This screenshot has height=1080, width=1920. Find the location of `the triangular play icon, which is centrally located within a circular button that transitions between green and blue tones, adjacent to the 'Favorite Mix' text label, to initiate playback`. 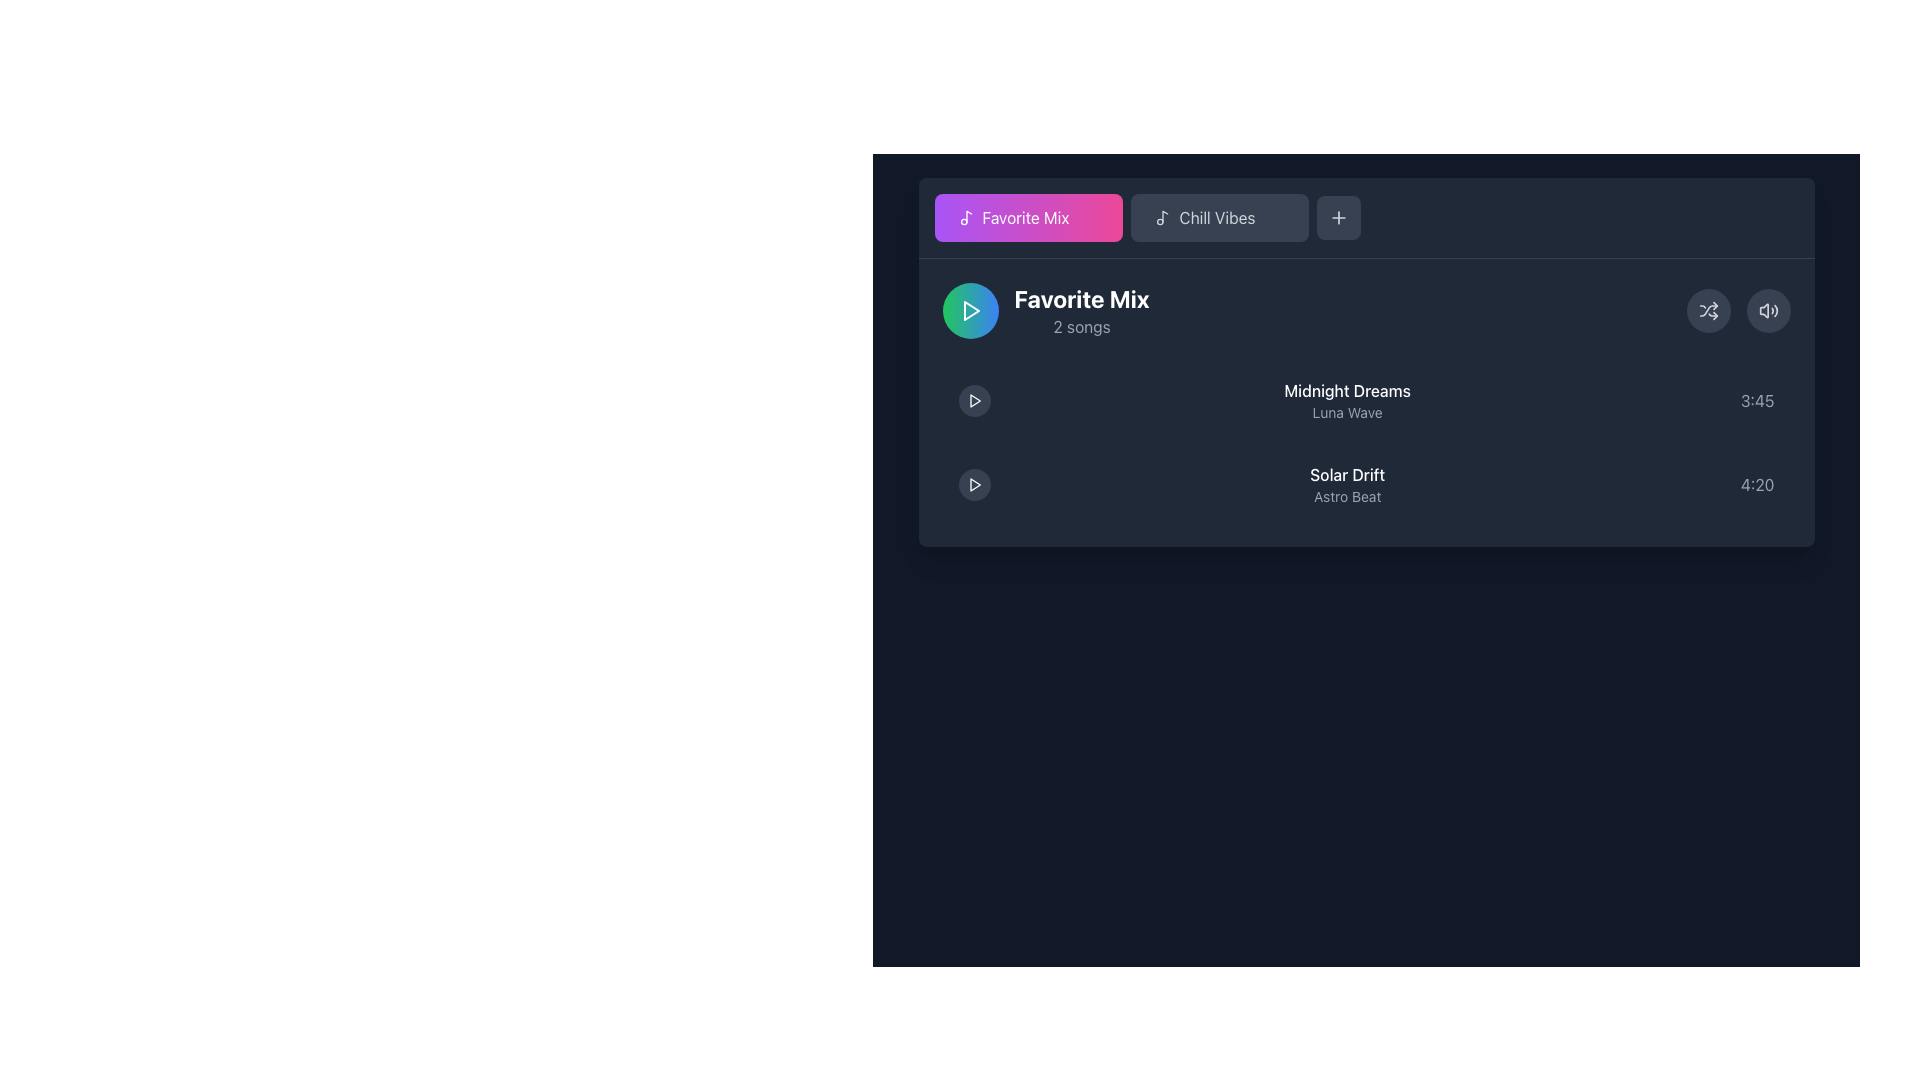

the triangular play icon, which is centrally located within a circular button that transitions between green and blue tones, adjacent to the 'Favorite Mix' text label, to initiate playback is located at coordinates (970, 311).